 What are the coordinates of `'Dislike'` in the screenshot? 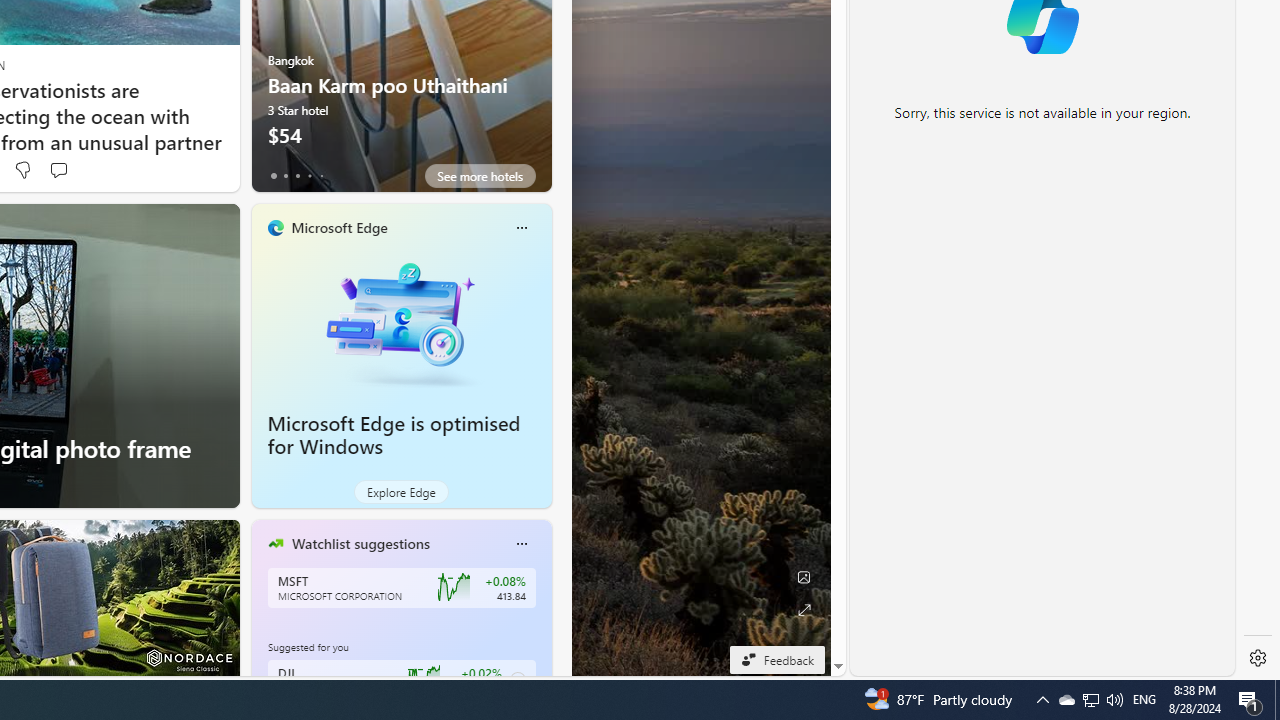 It's located at (22, 169).